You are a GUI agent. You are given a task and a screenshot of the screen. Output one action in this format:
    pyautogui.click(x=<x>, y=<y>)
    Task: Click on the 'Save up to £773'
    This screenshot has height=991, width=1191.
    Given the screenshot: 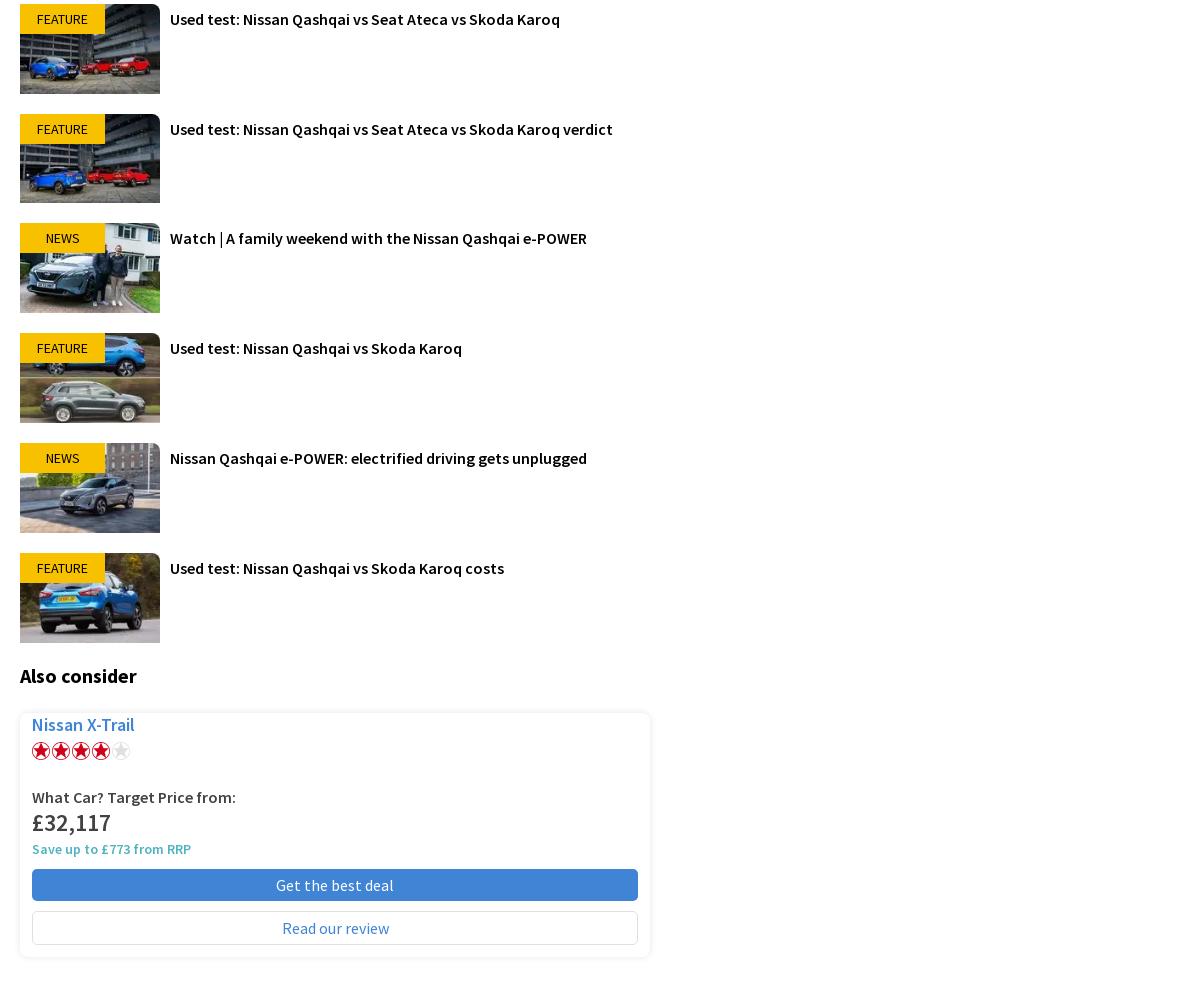 What is the action you would take?
    pyautogui.click(x=79, y=847)
    